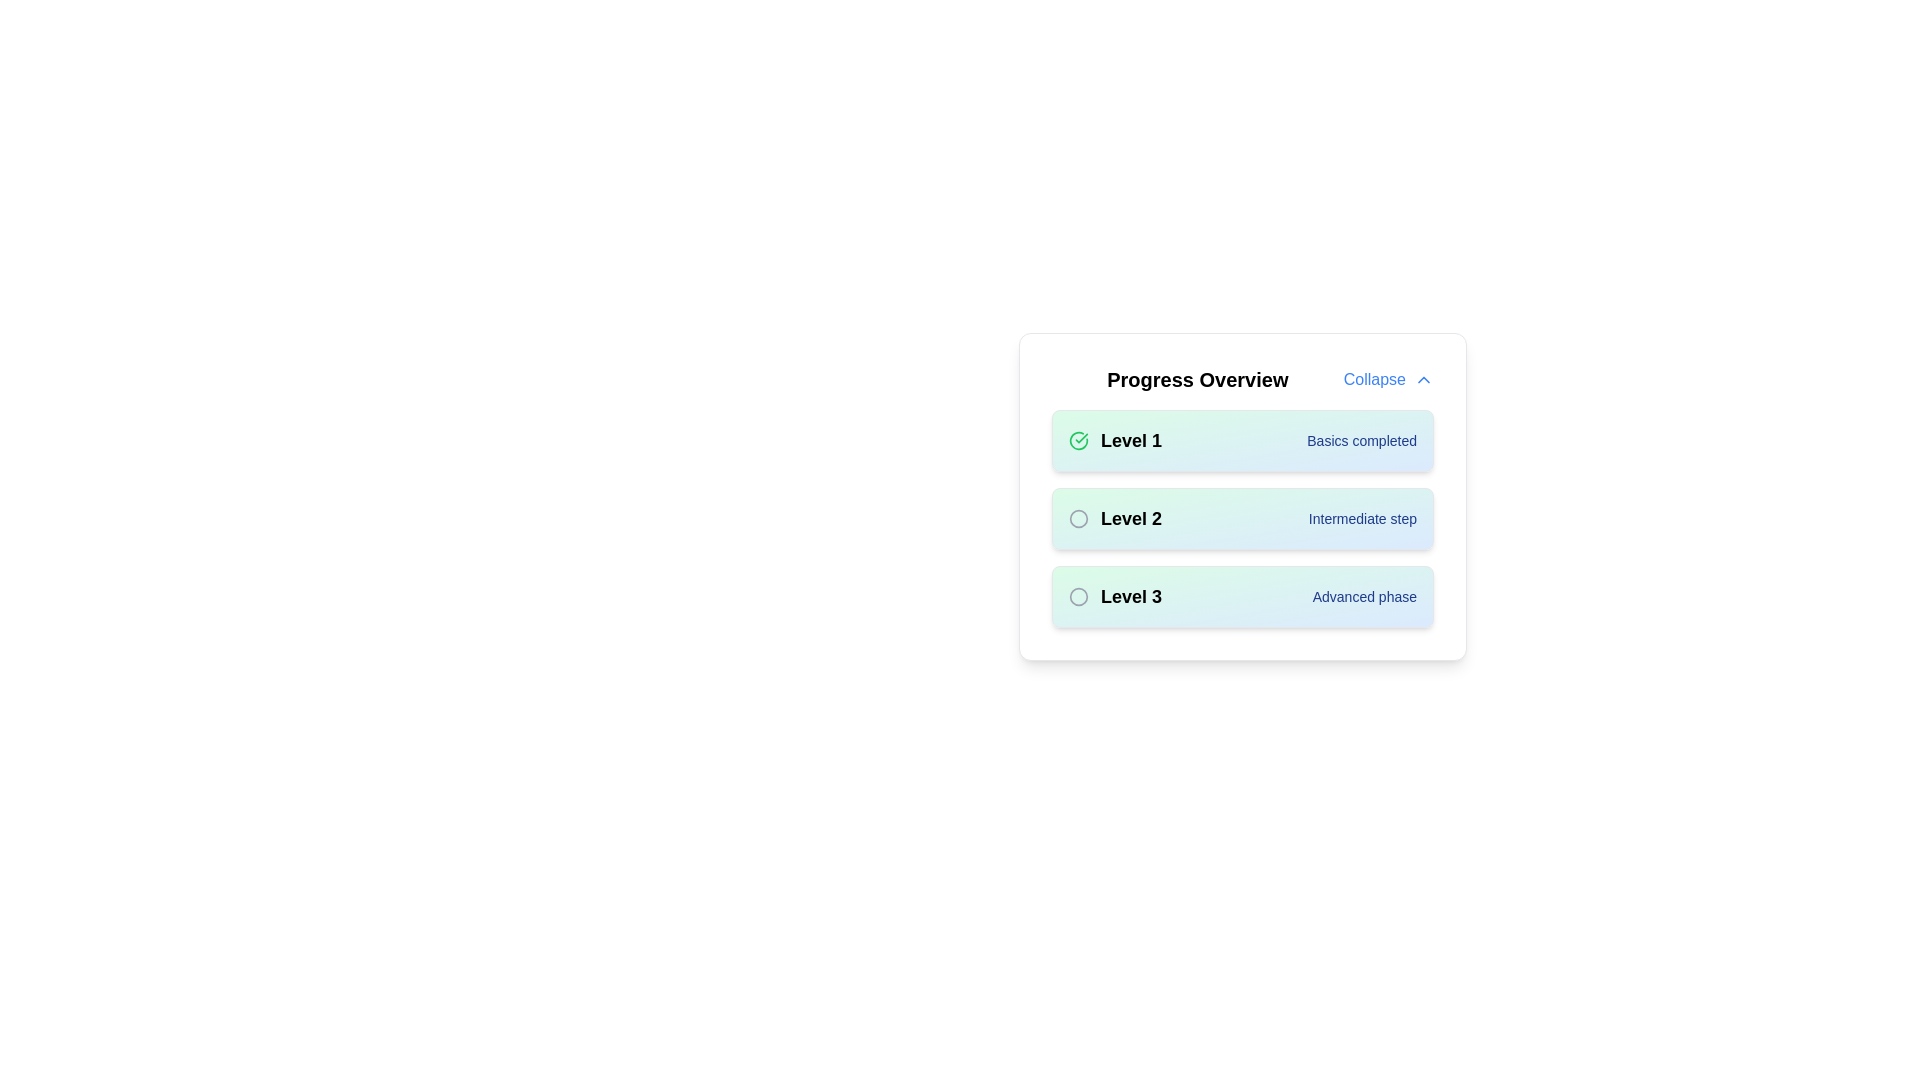 The image size is (1920, 1080). I want to click on the Progress level item titled 'Level 2' with the description 'Intermediate step', so click(1242, 518).